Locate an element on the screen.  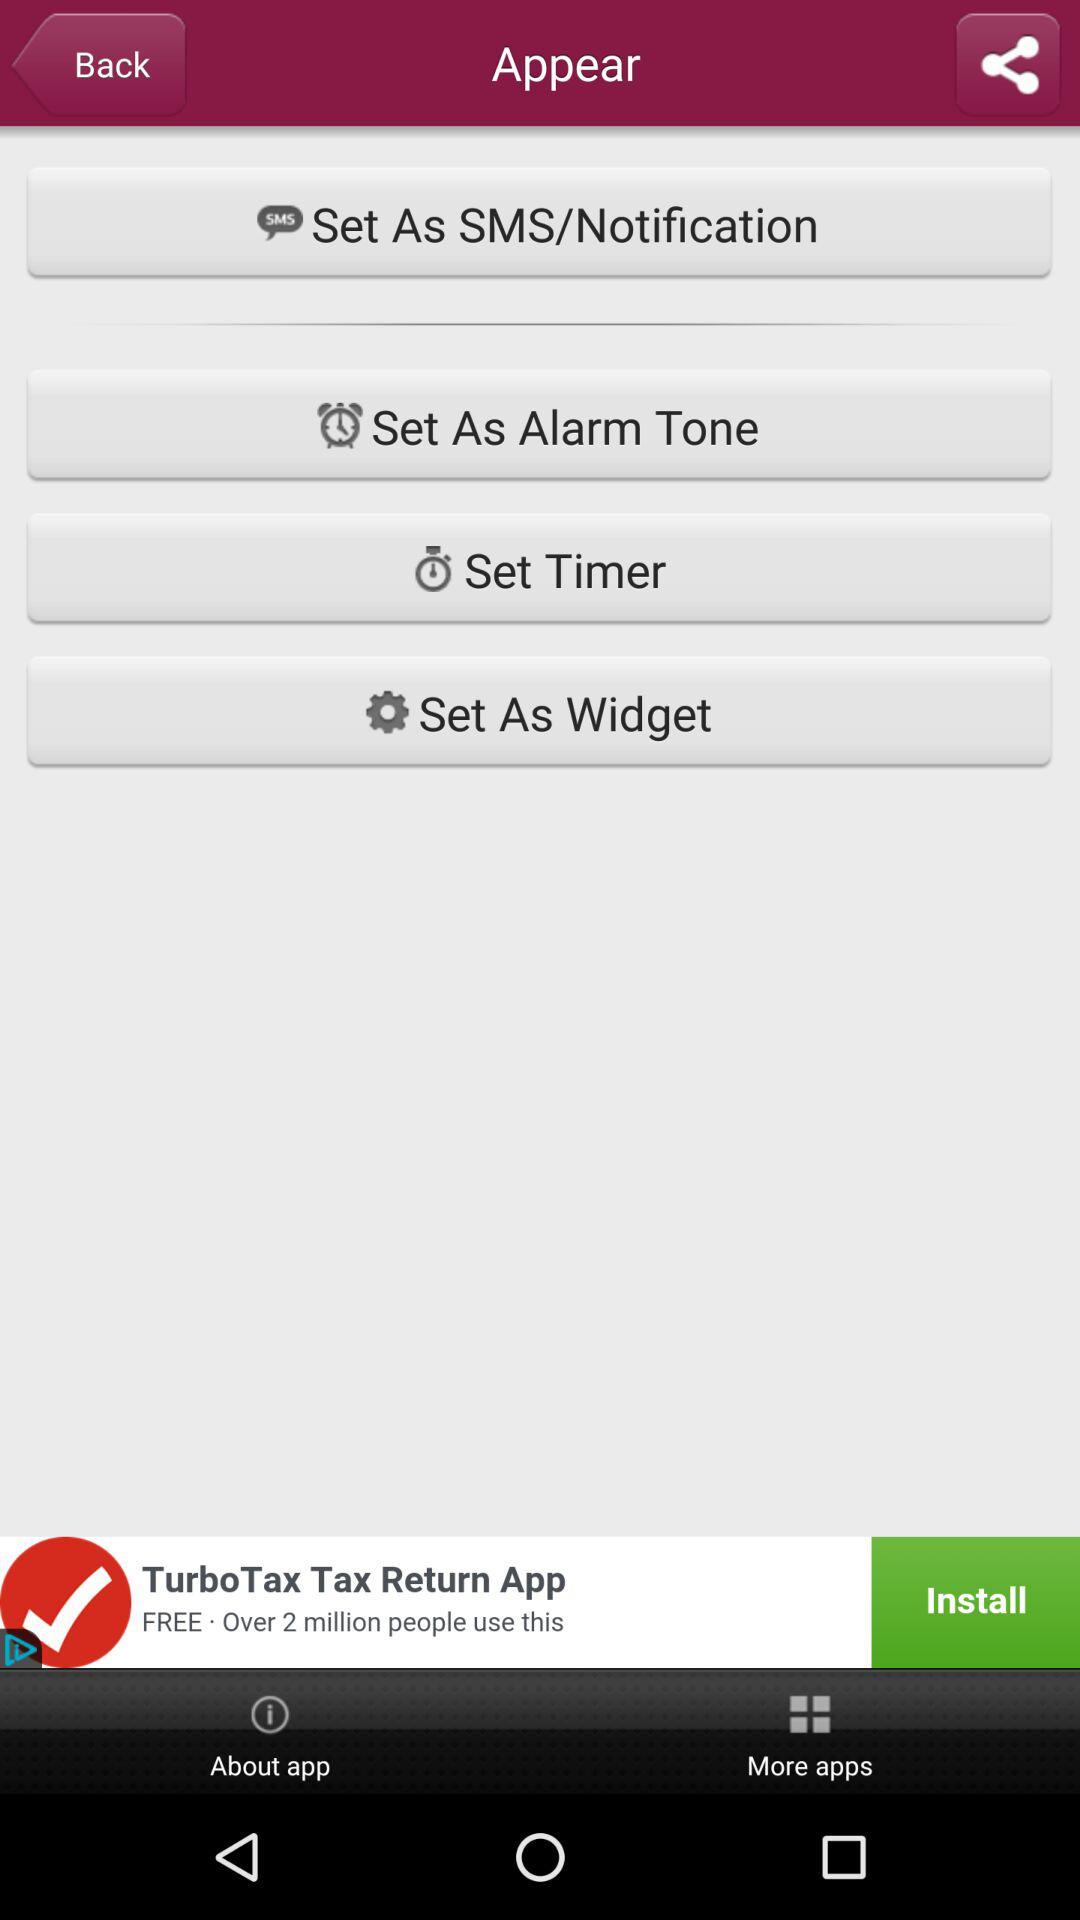
option is located at coordinates (1007, 66).